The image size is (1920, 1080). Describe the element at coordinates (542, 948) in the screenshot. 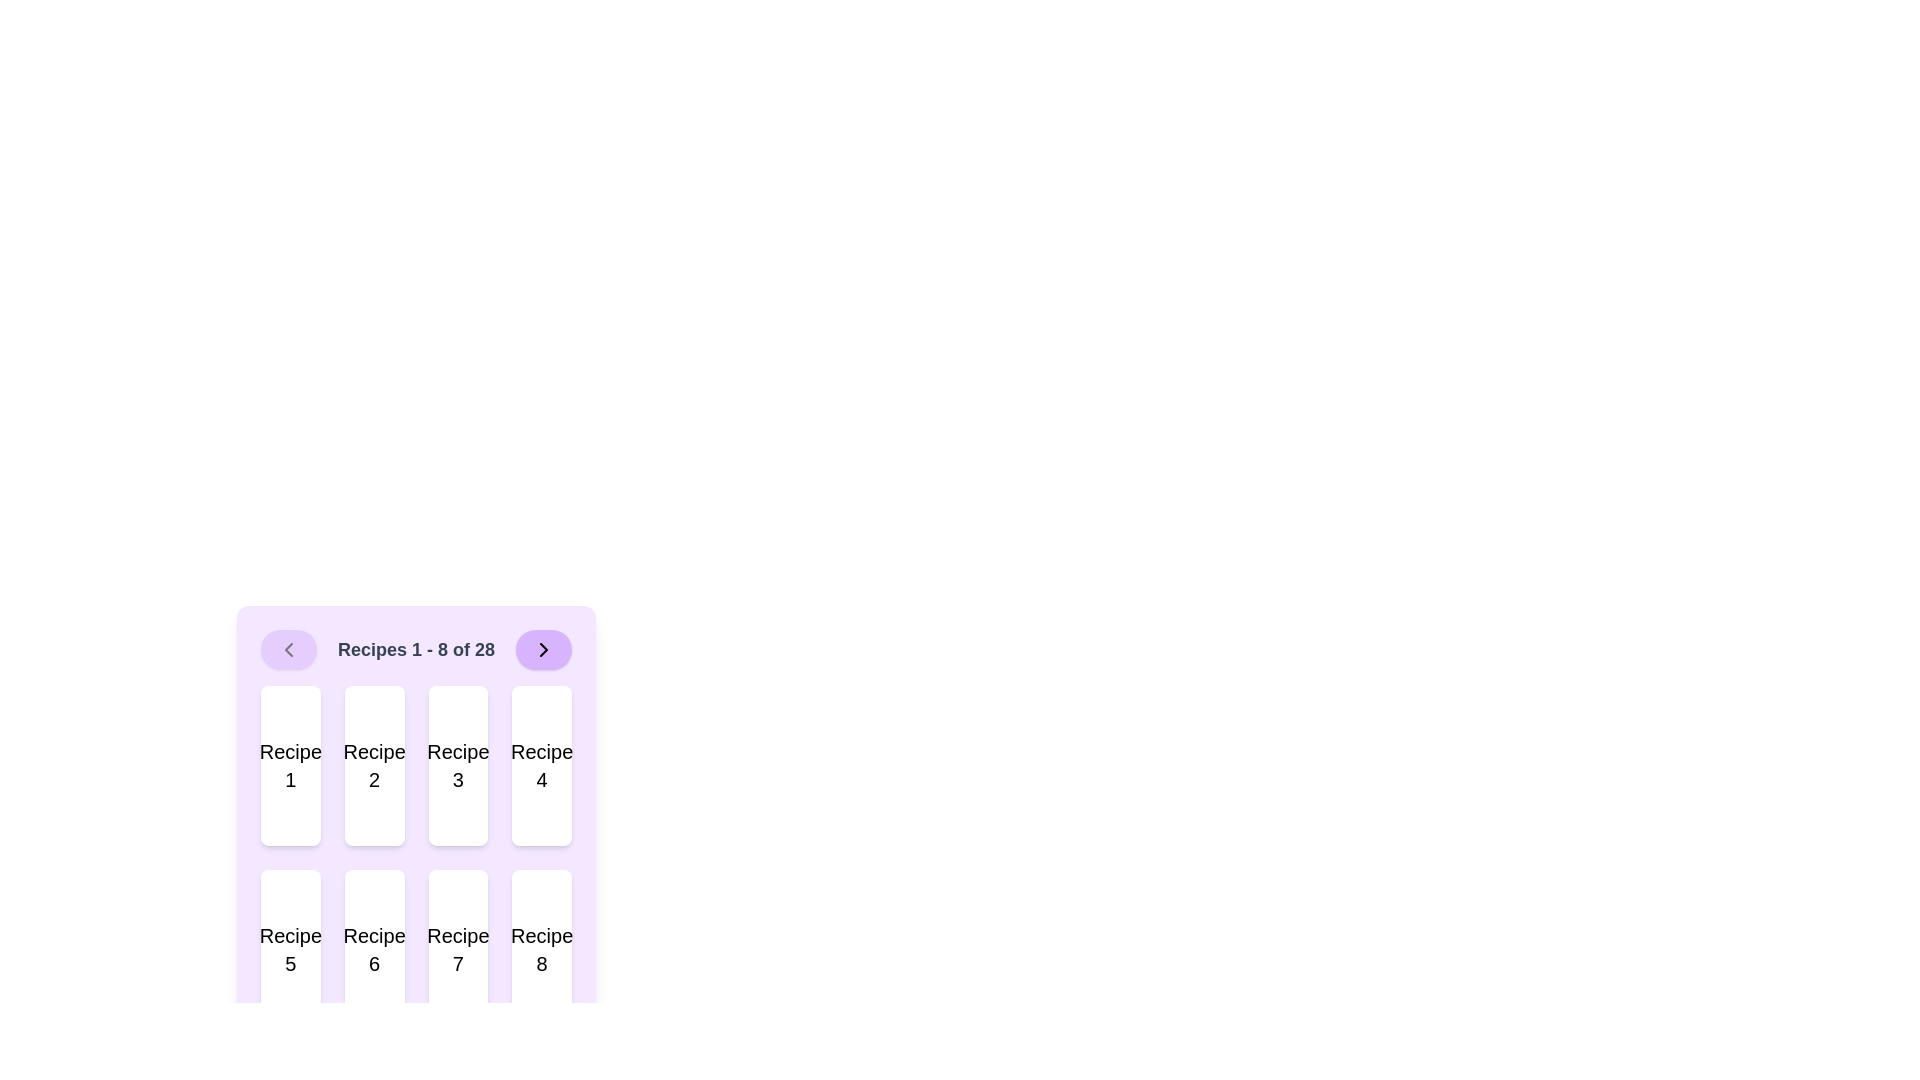

I see `the static text label that identifies the recipe as 'Recipe 8', located in the second row and fourth column of the recipe grid` at that location.